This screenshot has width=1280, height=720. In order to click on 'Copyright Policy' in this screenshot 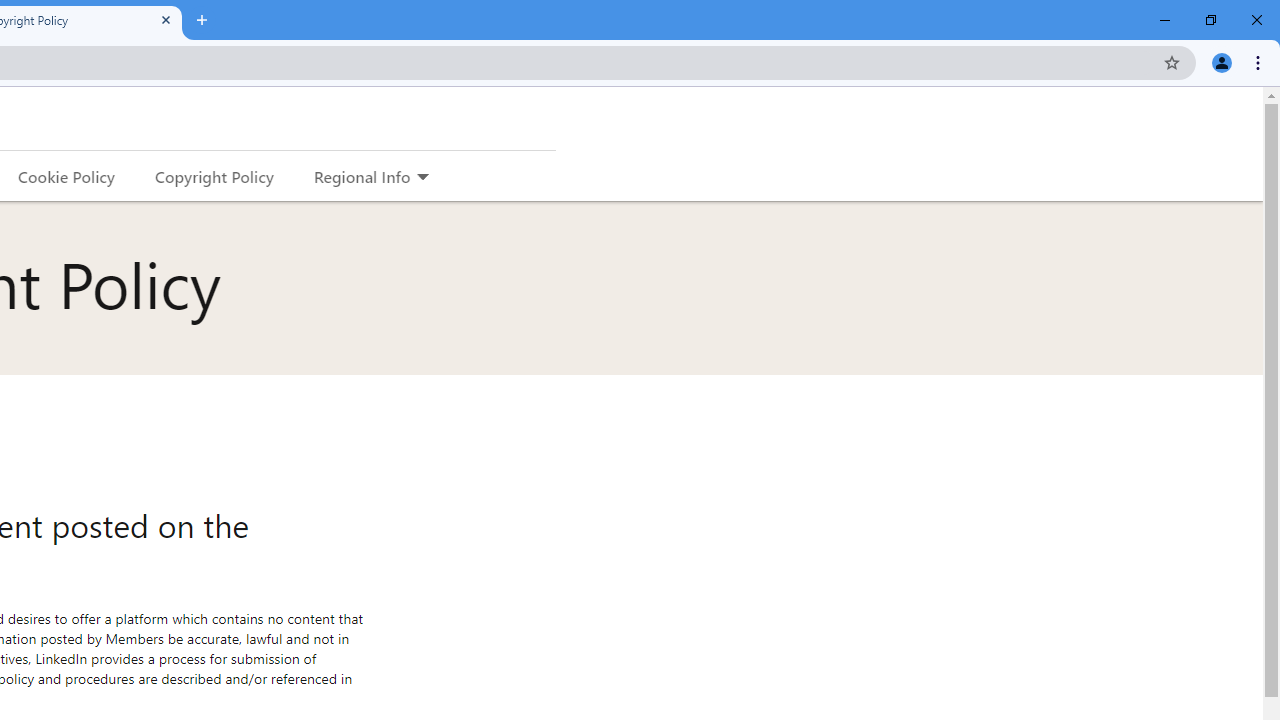, I will do `click(213, 175)`.